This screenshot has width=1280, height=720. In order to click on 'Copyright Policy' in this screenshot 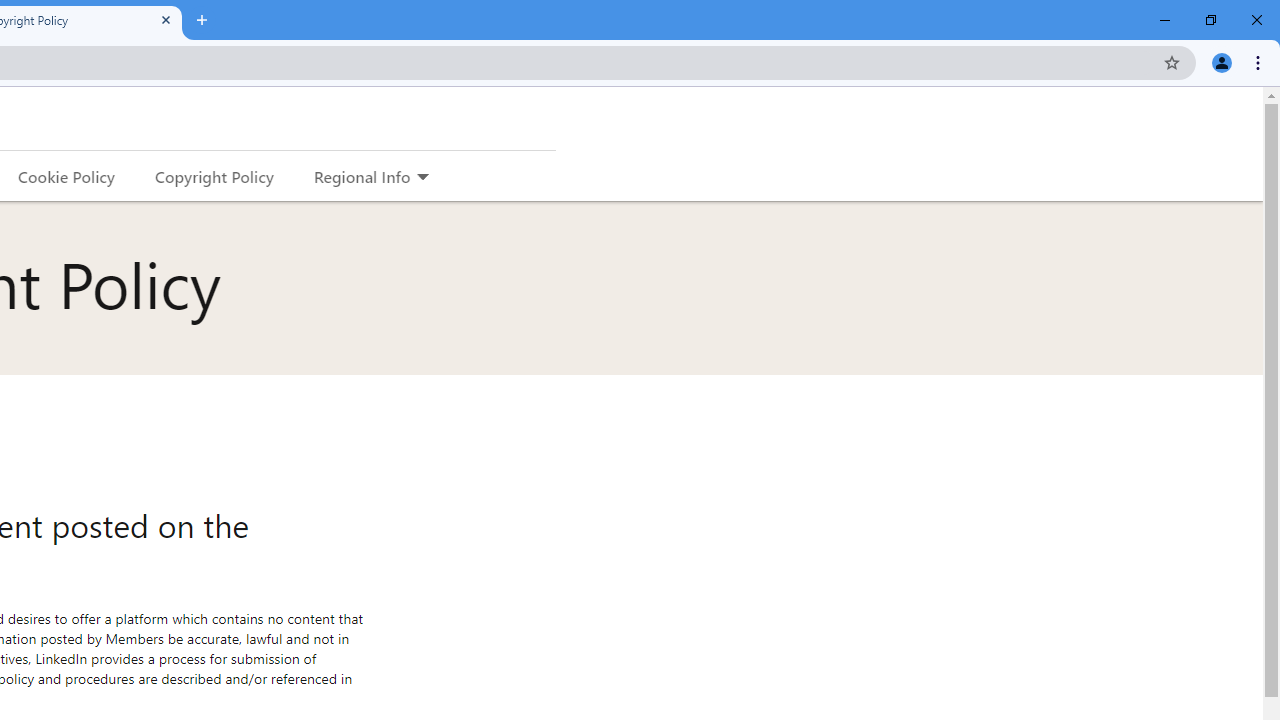, I will do `click(213, 175)`.